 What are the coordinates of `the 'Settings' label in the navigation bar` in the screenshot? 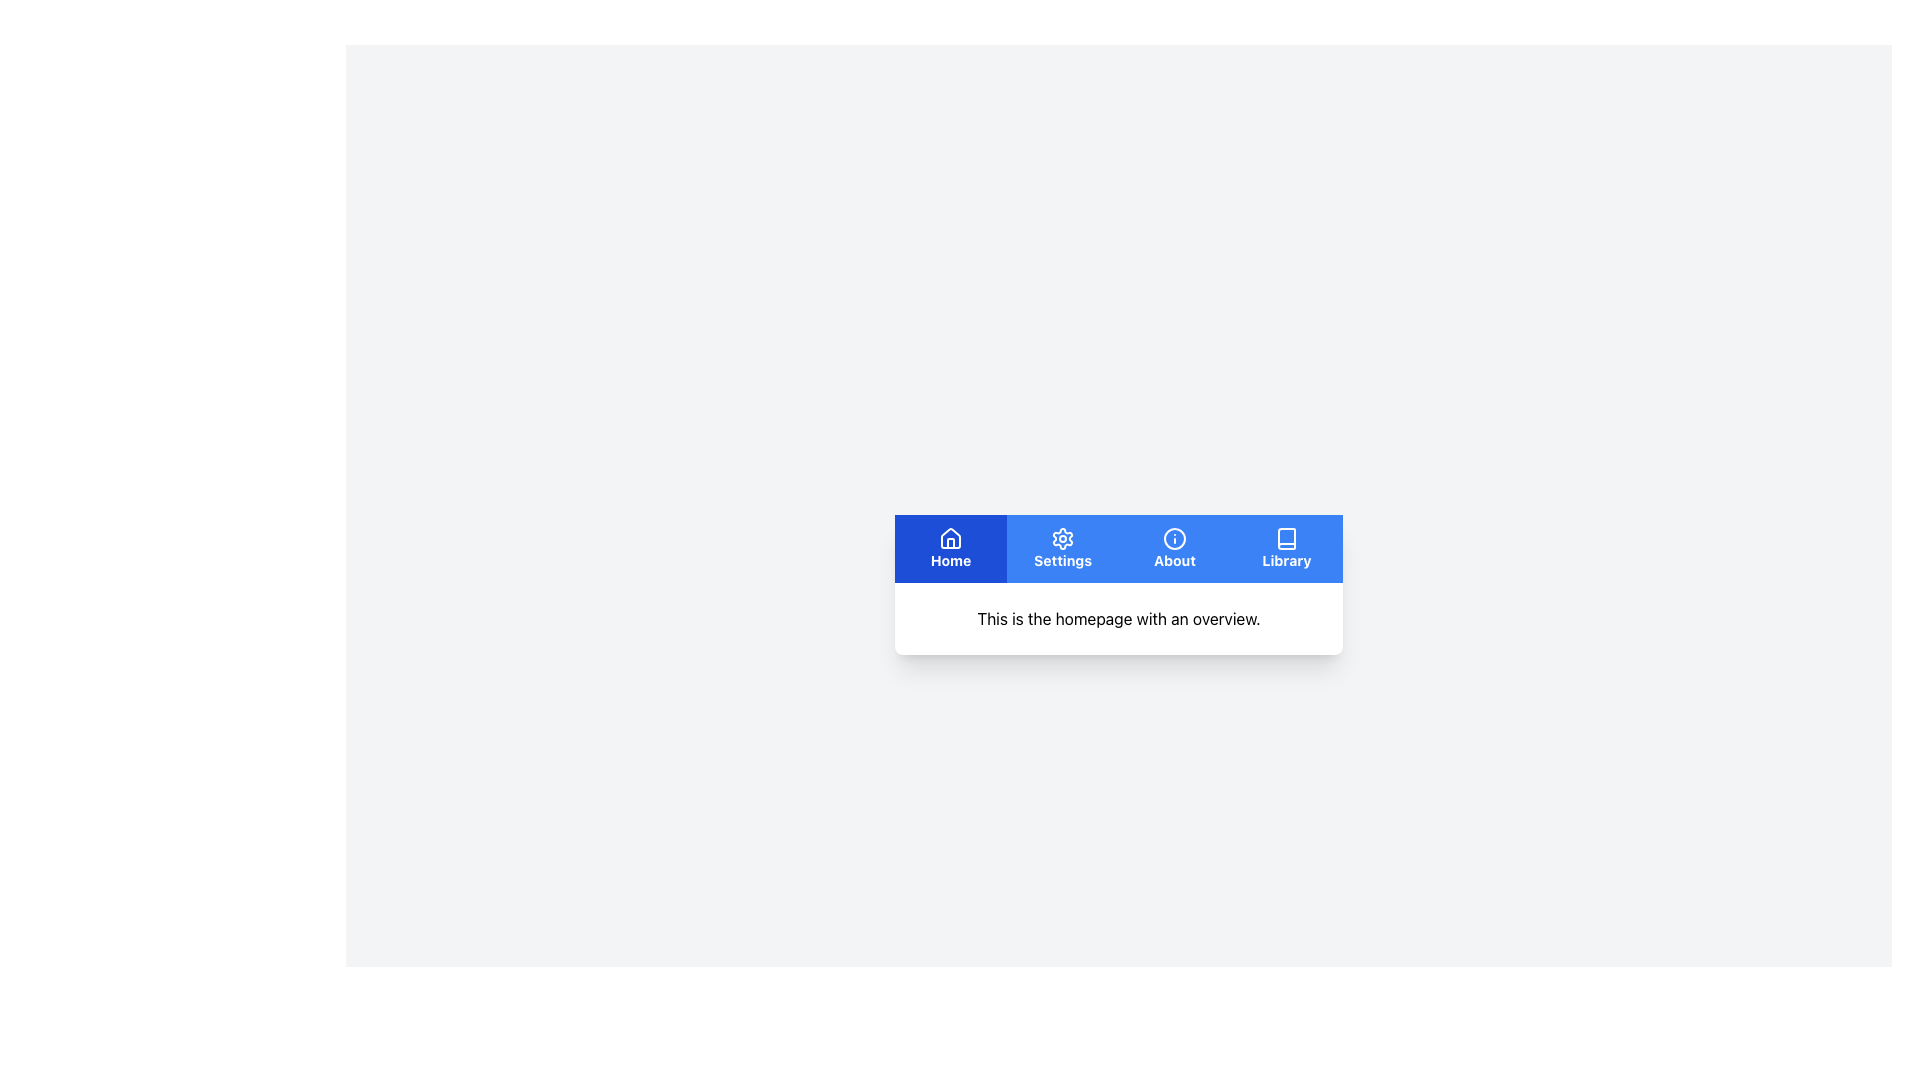 It's located at (1061, 560).